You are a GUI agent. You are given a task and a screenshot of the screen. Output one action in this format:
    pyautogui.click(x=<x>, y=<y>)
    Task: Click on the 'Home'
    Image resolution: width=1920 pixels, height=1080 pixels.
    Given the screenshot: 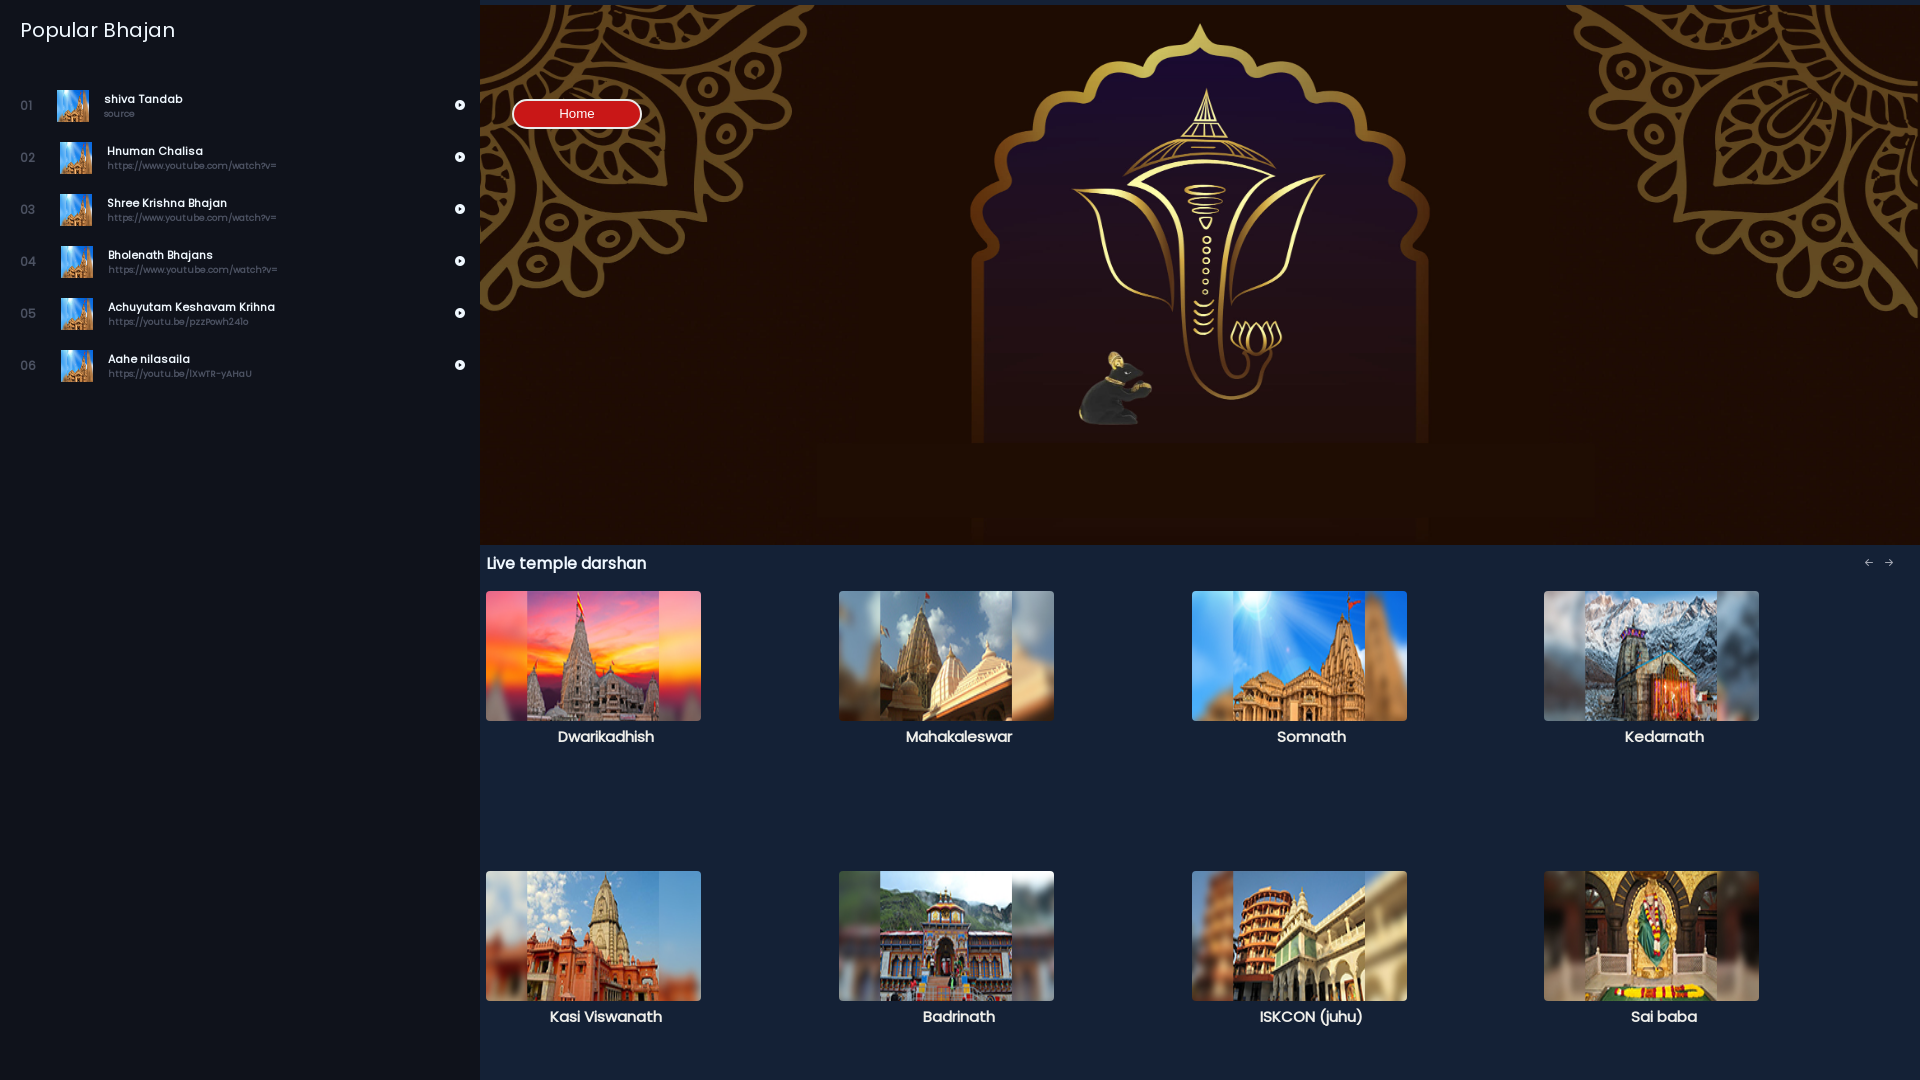 What is the action you would take?
    pyautogui.click(x=575, y=112)
    